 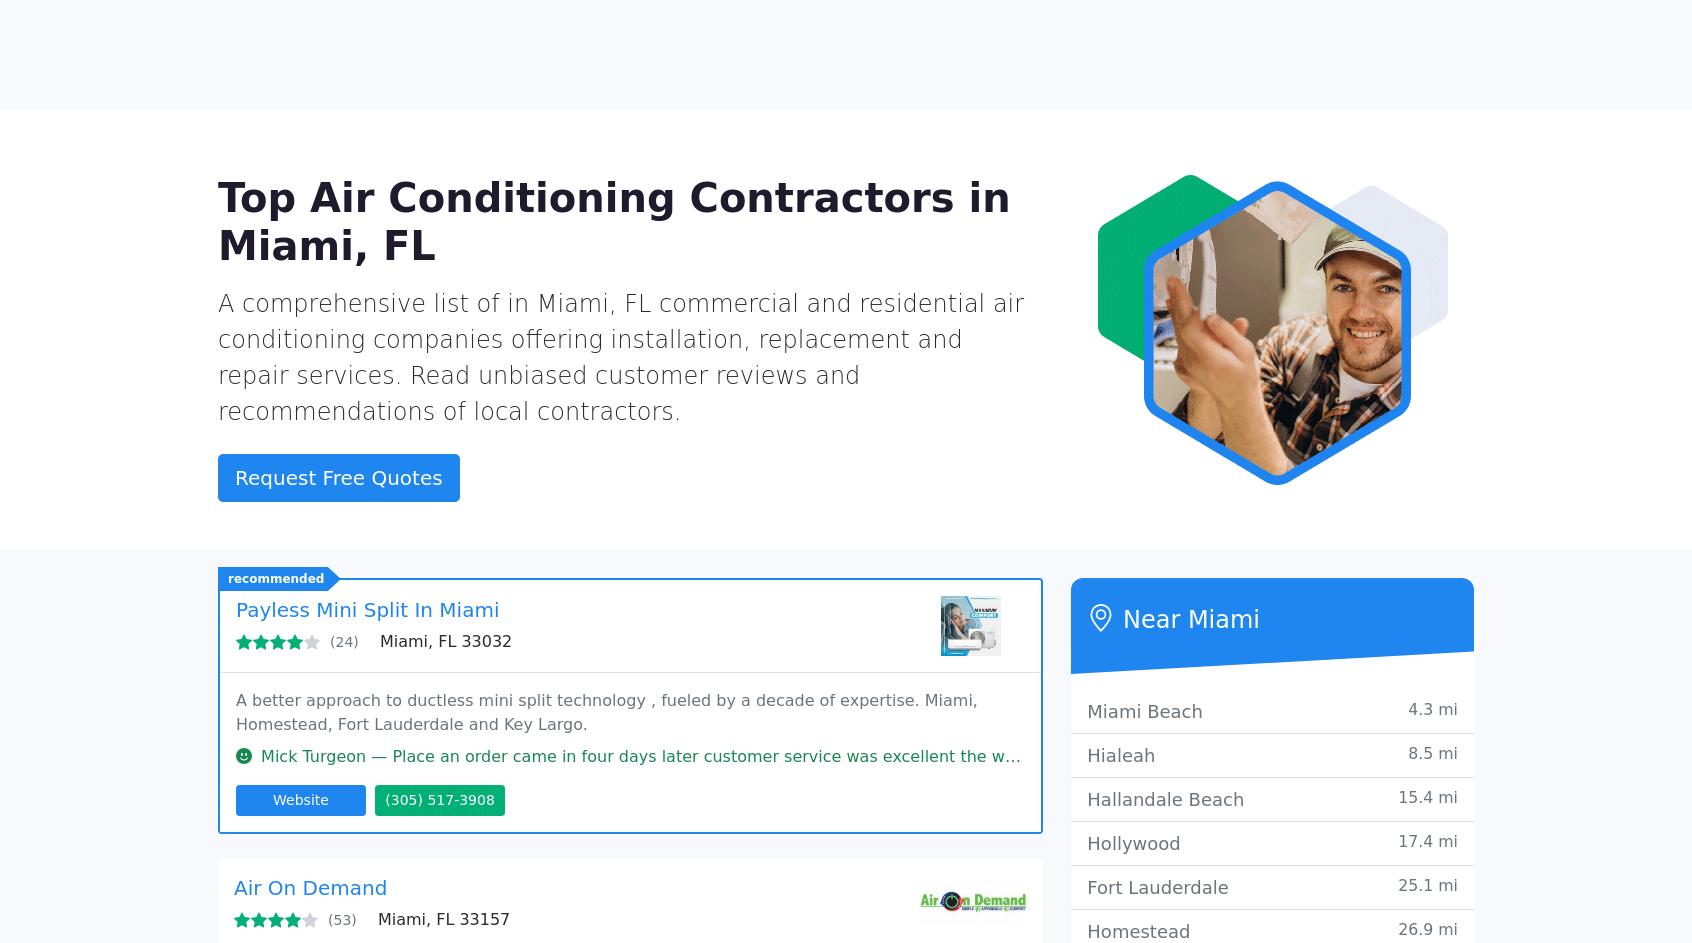 I want to click on 'Destiny — This Company is the best in Miami, Florida. They are very responsible, have quality service and you can always count on them', so click(x=809, y=849).